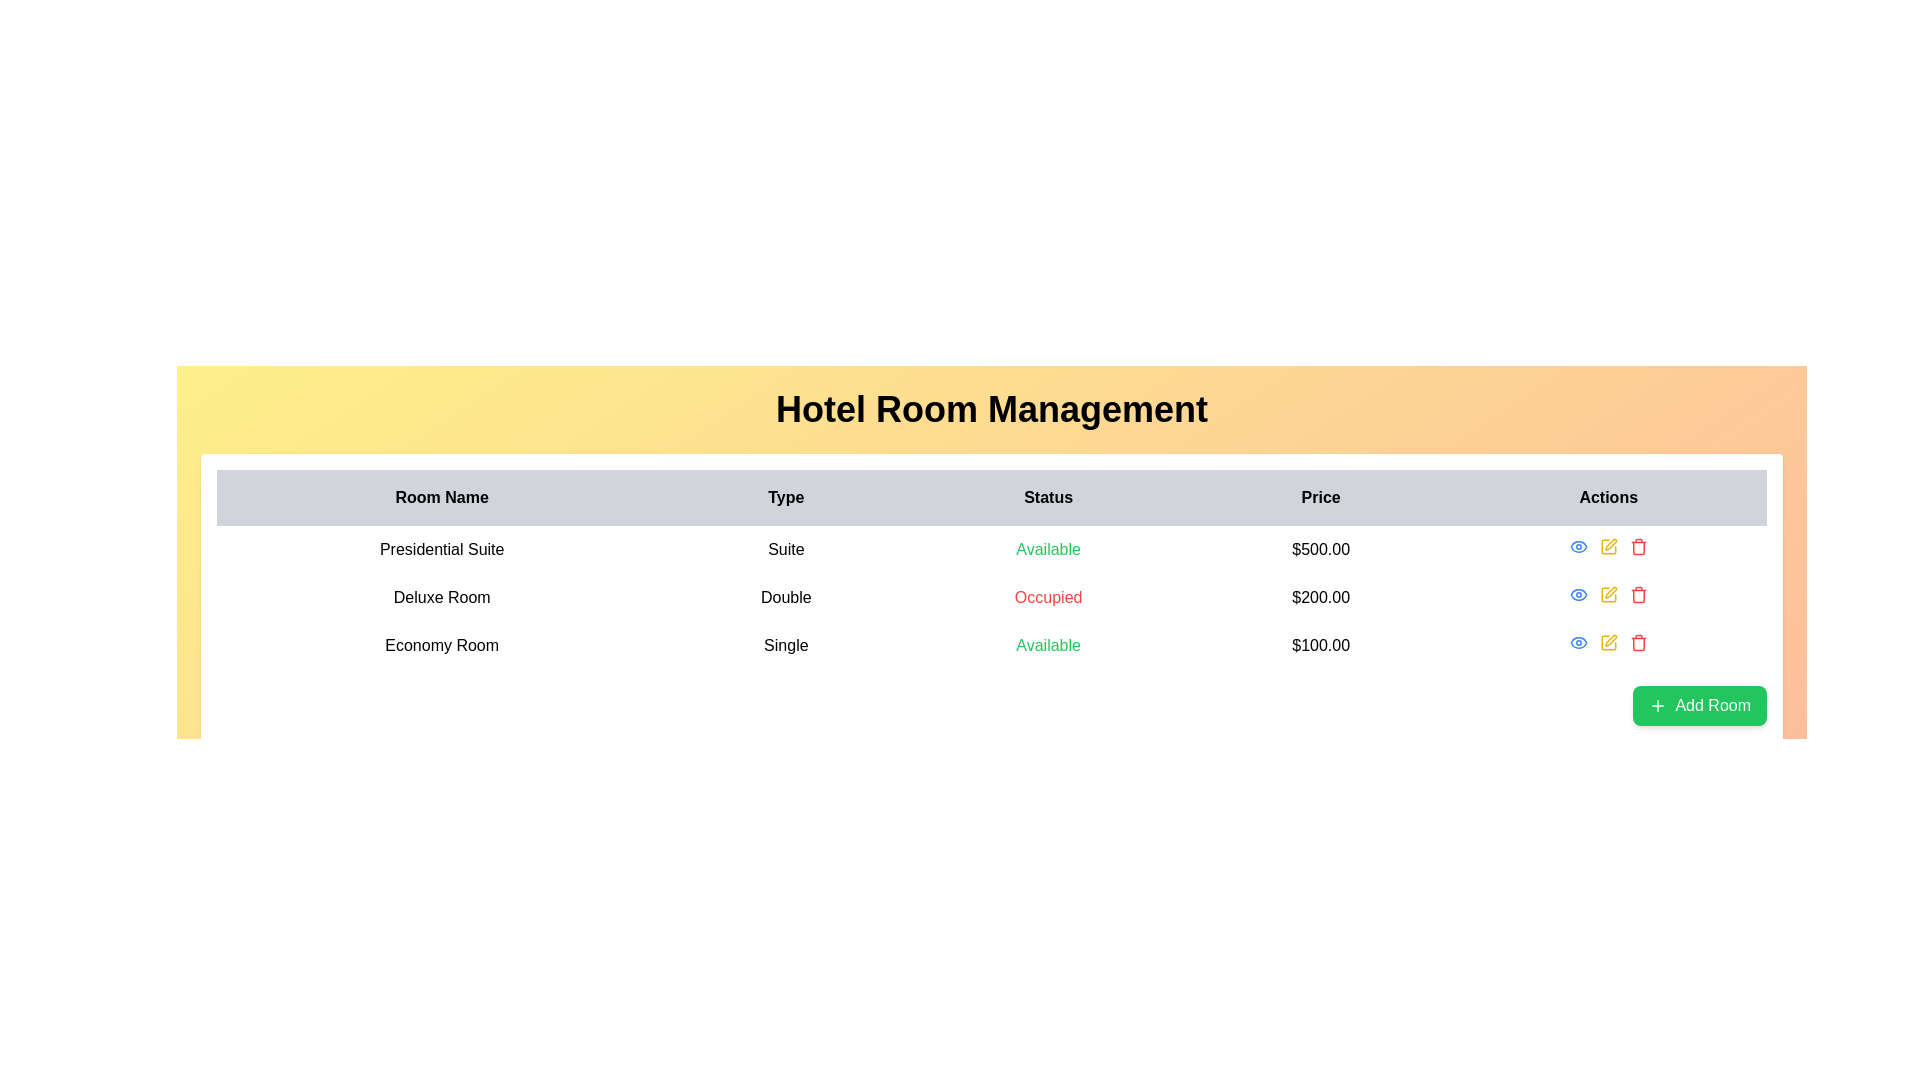 The height and width of the screenshot is (1080, 1920). Describe the element at coordinates (1638, 547) in the screenshot. I see `the delete button located in the 'Actions' column of the first row in the table` at that location.